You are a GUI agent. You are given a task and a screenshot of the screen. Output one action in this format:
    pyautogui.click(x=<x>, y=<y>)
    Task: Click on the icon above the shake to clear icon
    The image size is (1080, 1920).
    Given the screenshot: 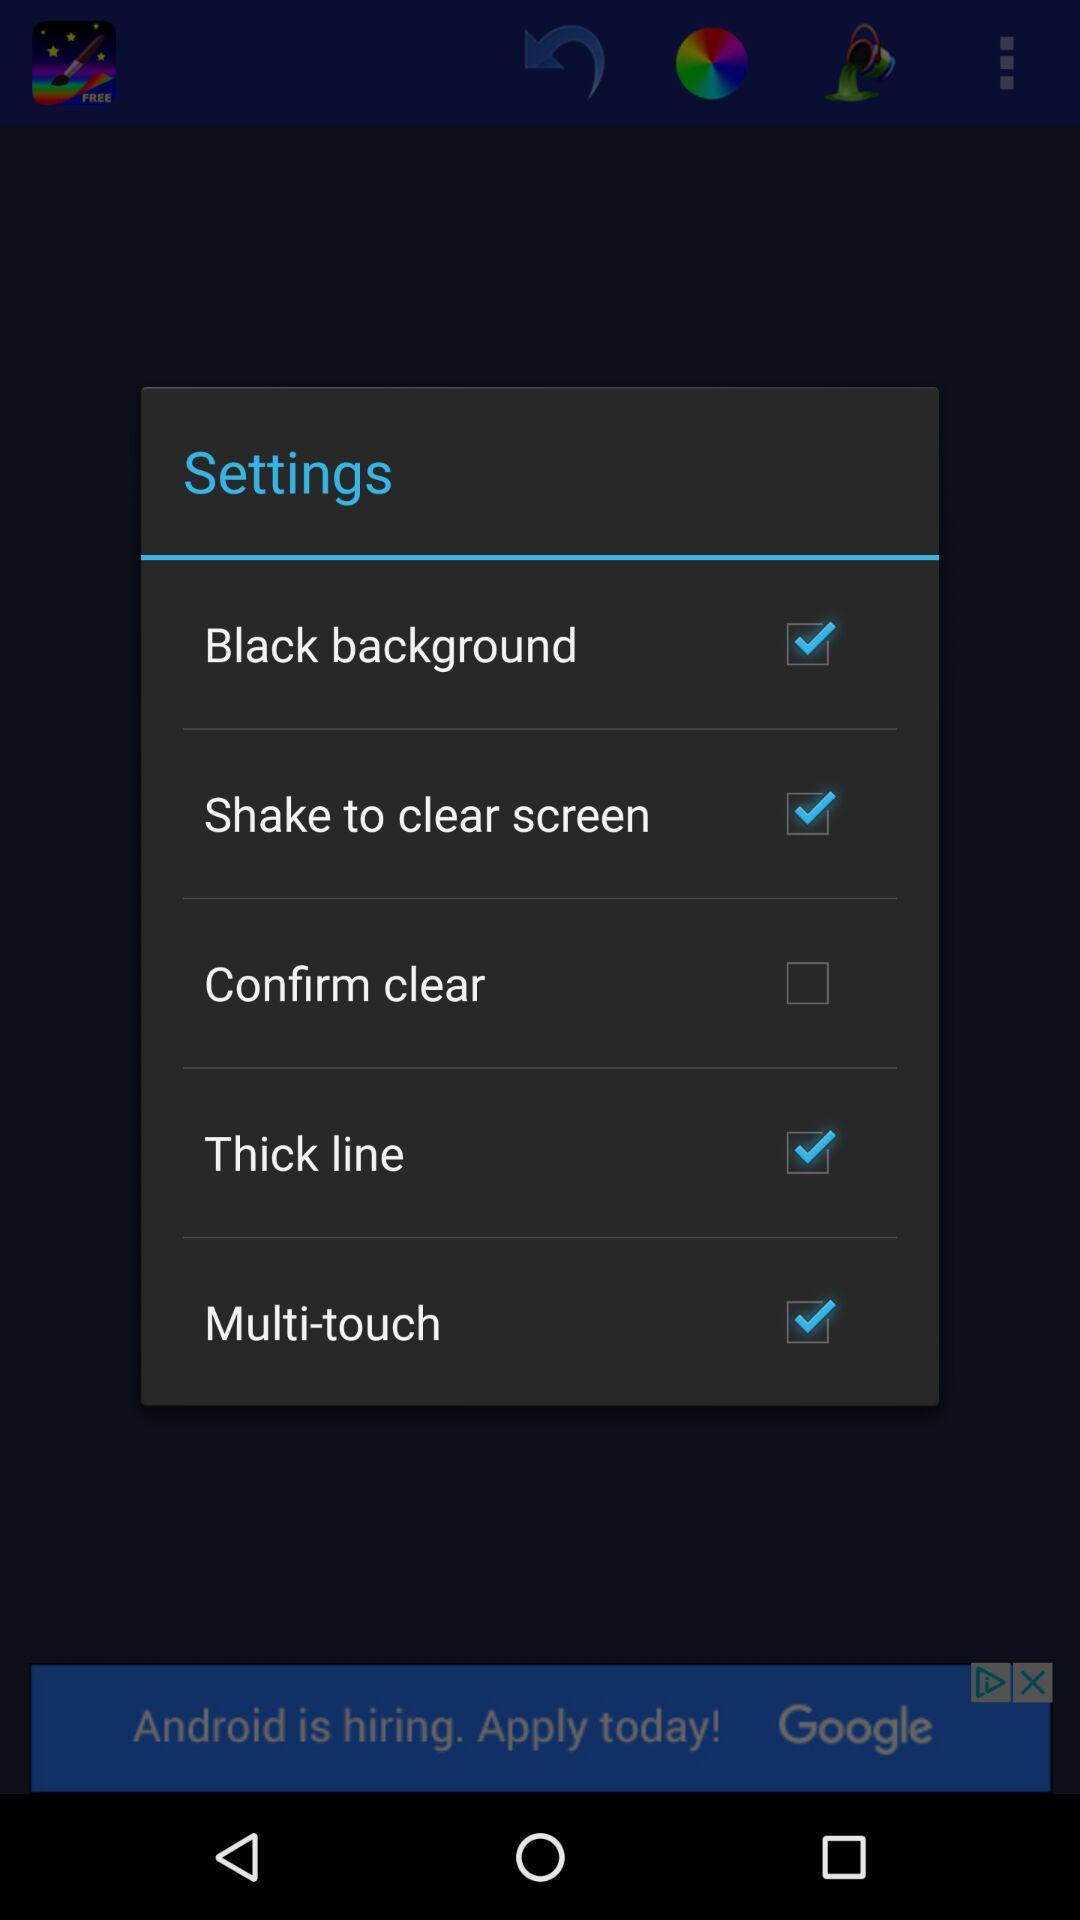 What is the action you would take?
    pyautogui.click(x=391, y=643)
    